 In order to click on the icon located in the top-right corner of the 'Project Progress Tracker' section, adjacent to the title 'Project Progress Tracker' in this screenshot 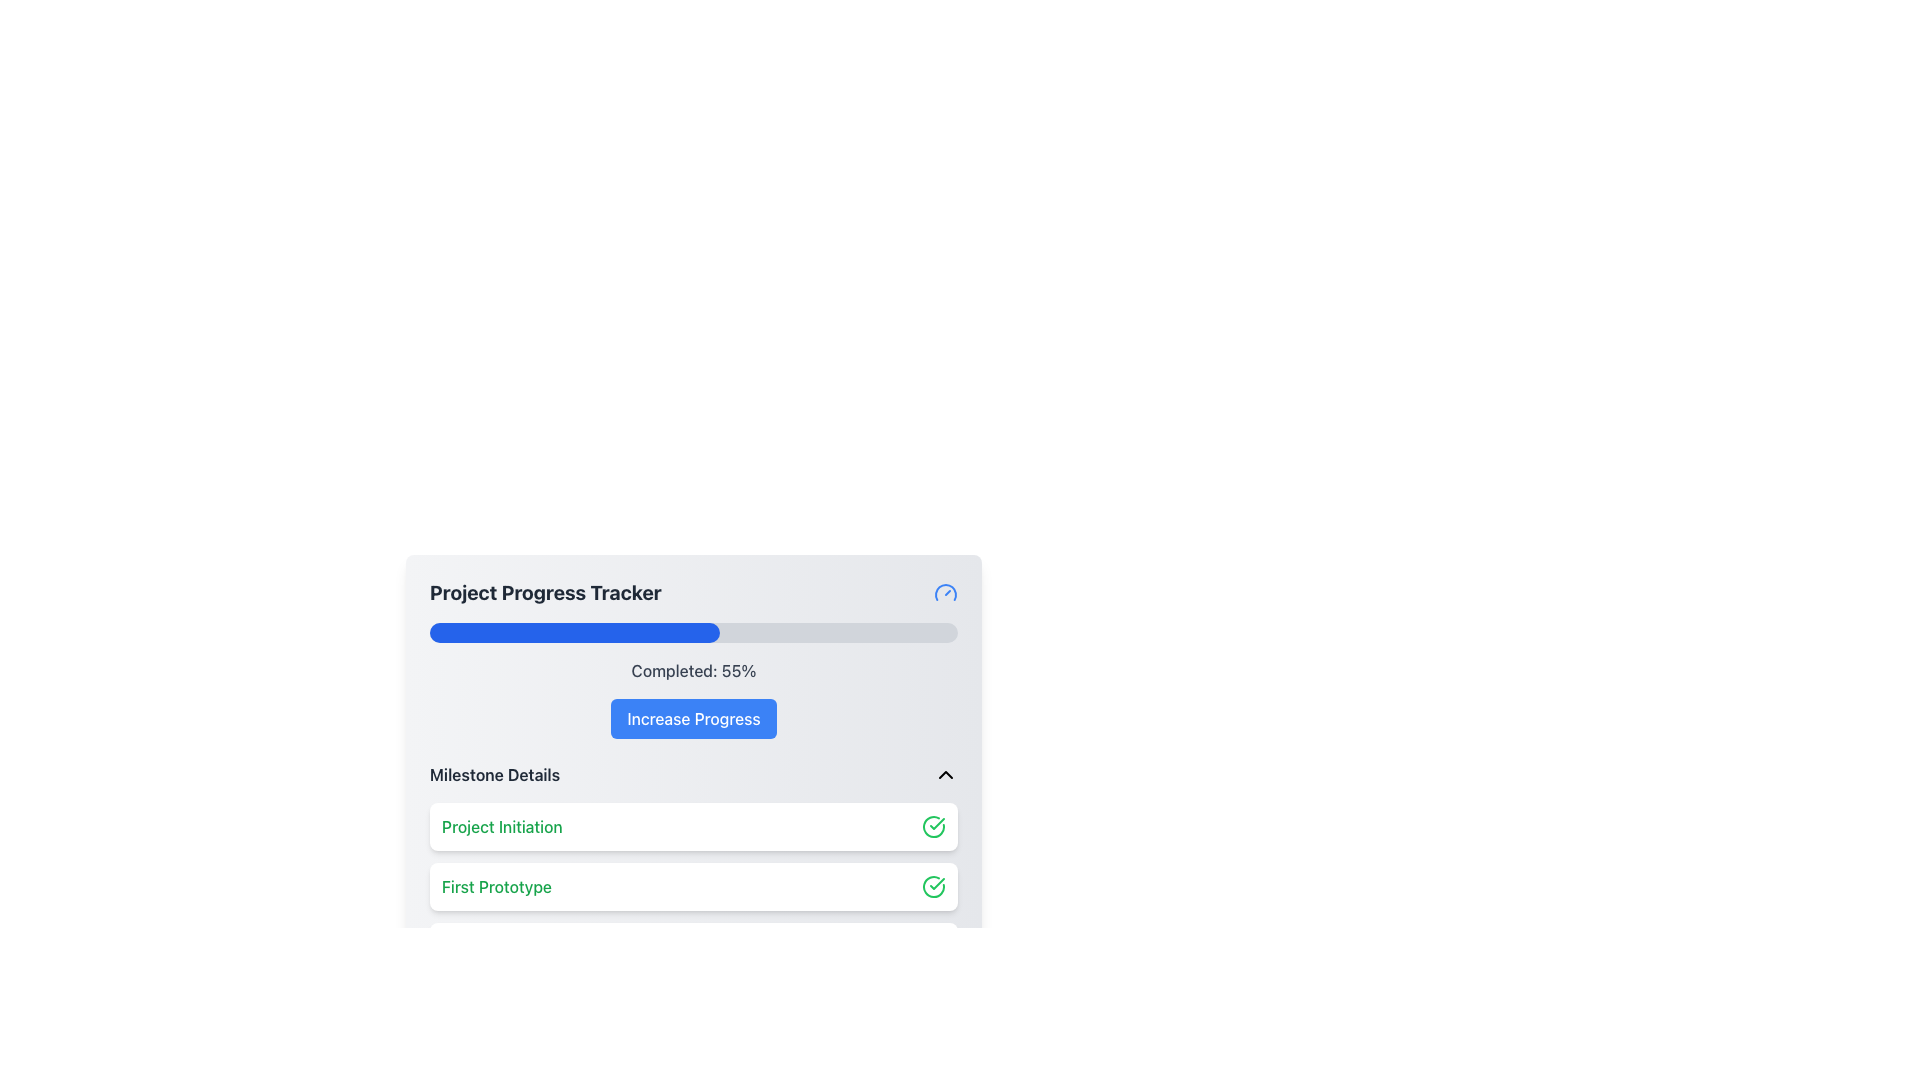, I will do `click(944, 592)`.